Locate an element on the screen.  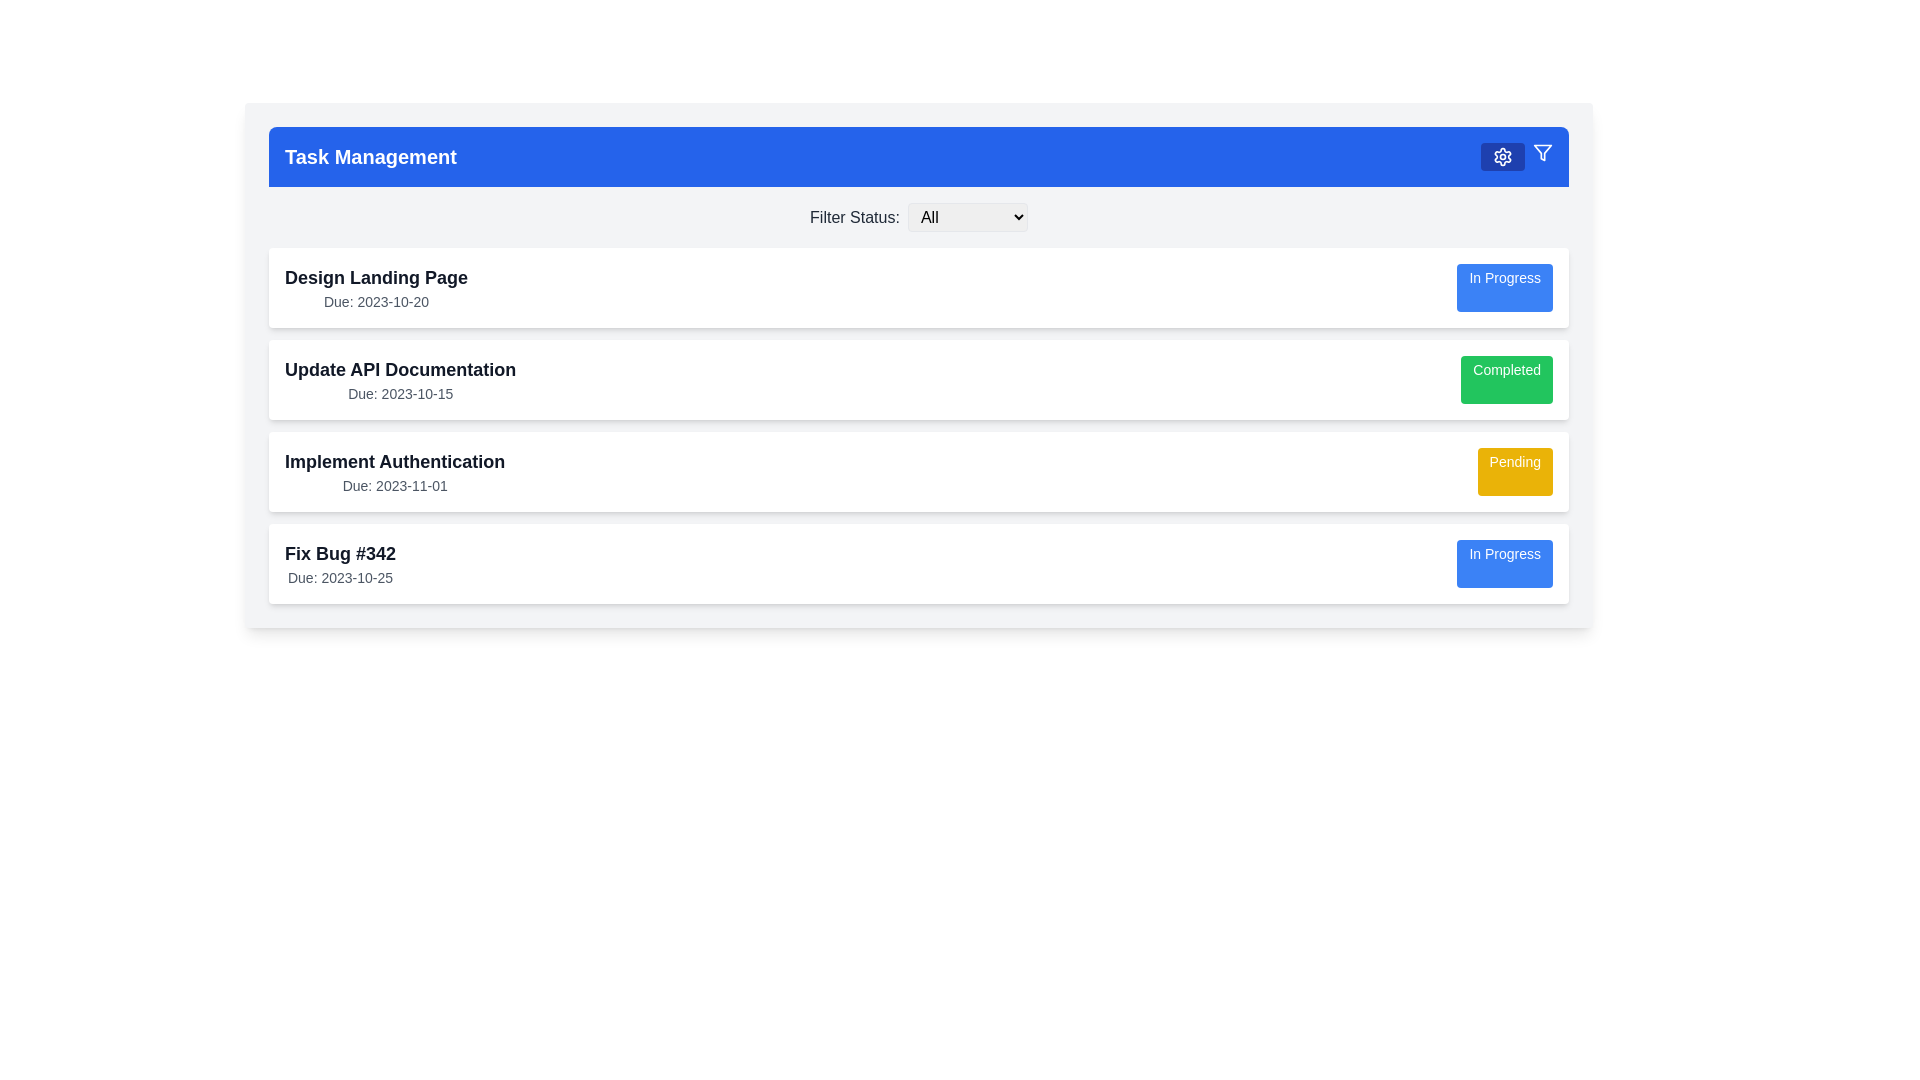
the 'Pending' status tag/label located at the far right side of the 'Implement Authentication' task card is located at coordinates (1515, 471).